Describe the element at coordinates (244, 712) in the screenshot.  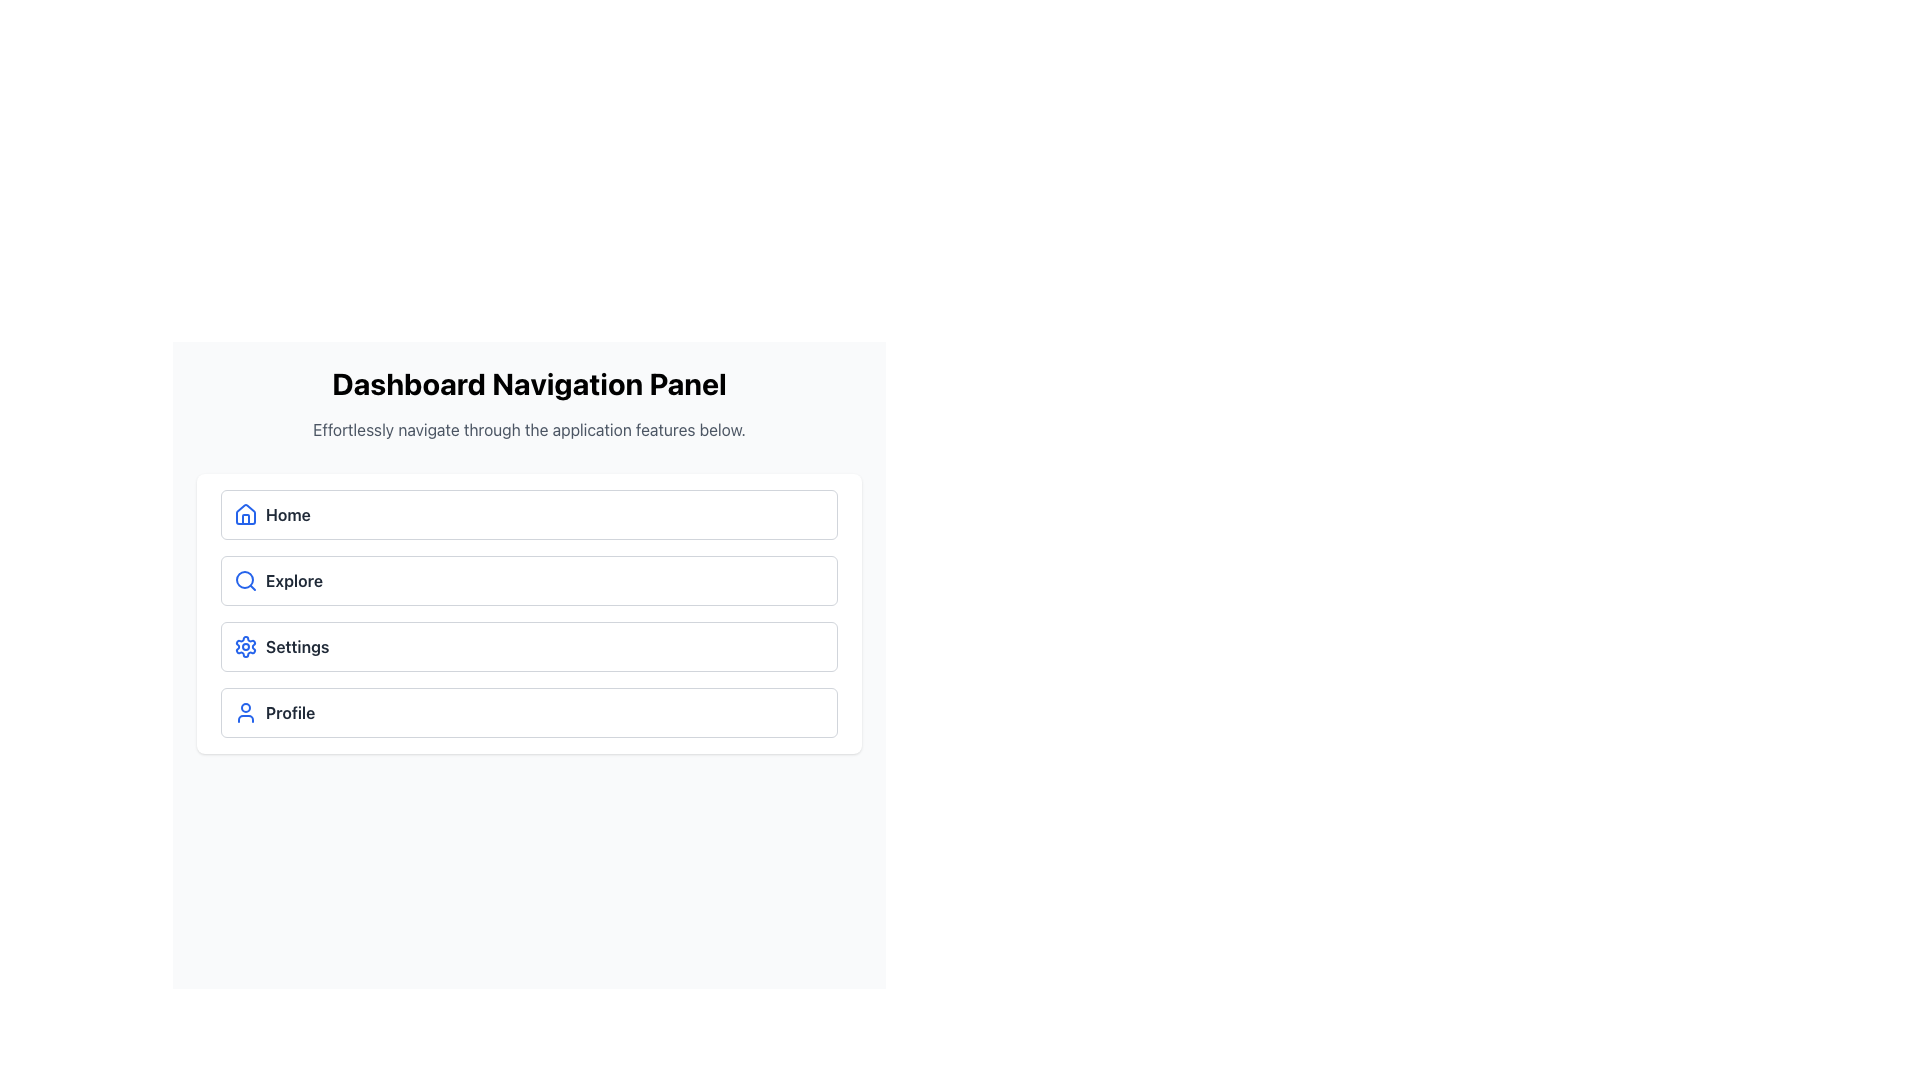
I see `the 'Profile' button which contains a user silhouette icon on the left side, located at the bottom of the navigation panel` at that location.